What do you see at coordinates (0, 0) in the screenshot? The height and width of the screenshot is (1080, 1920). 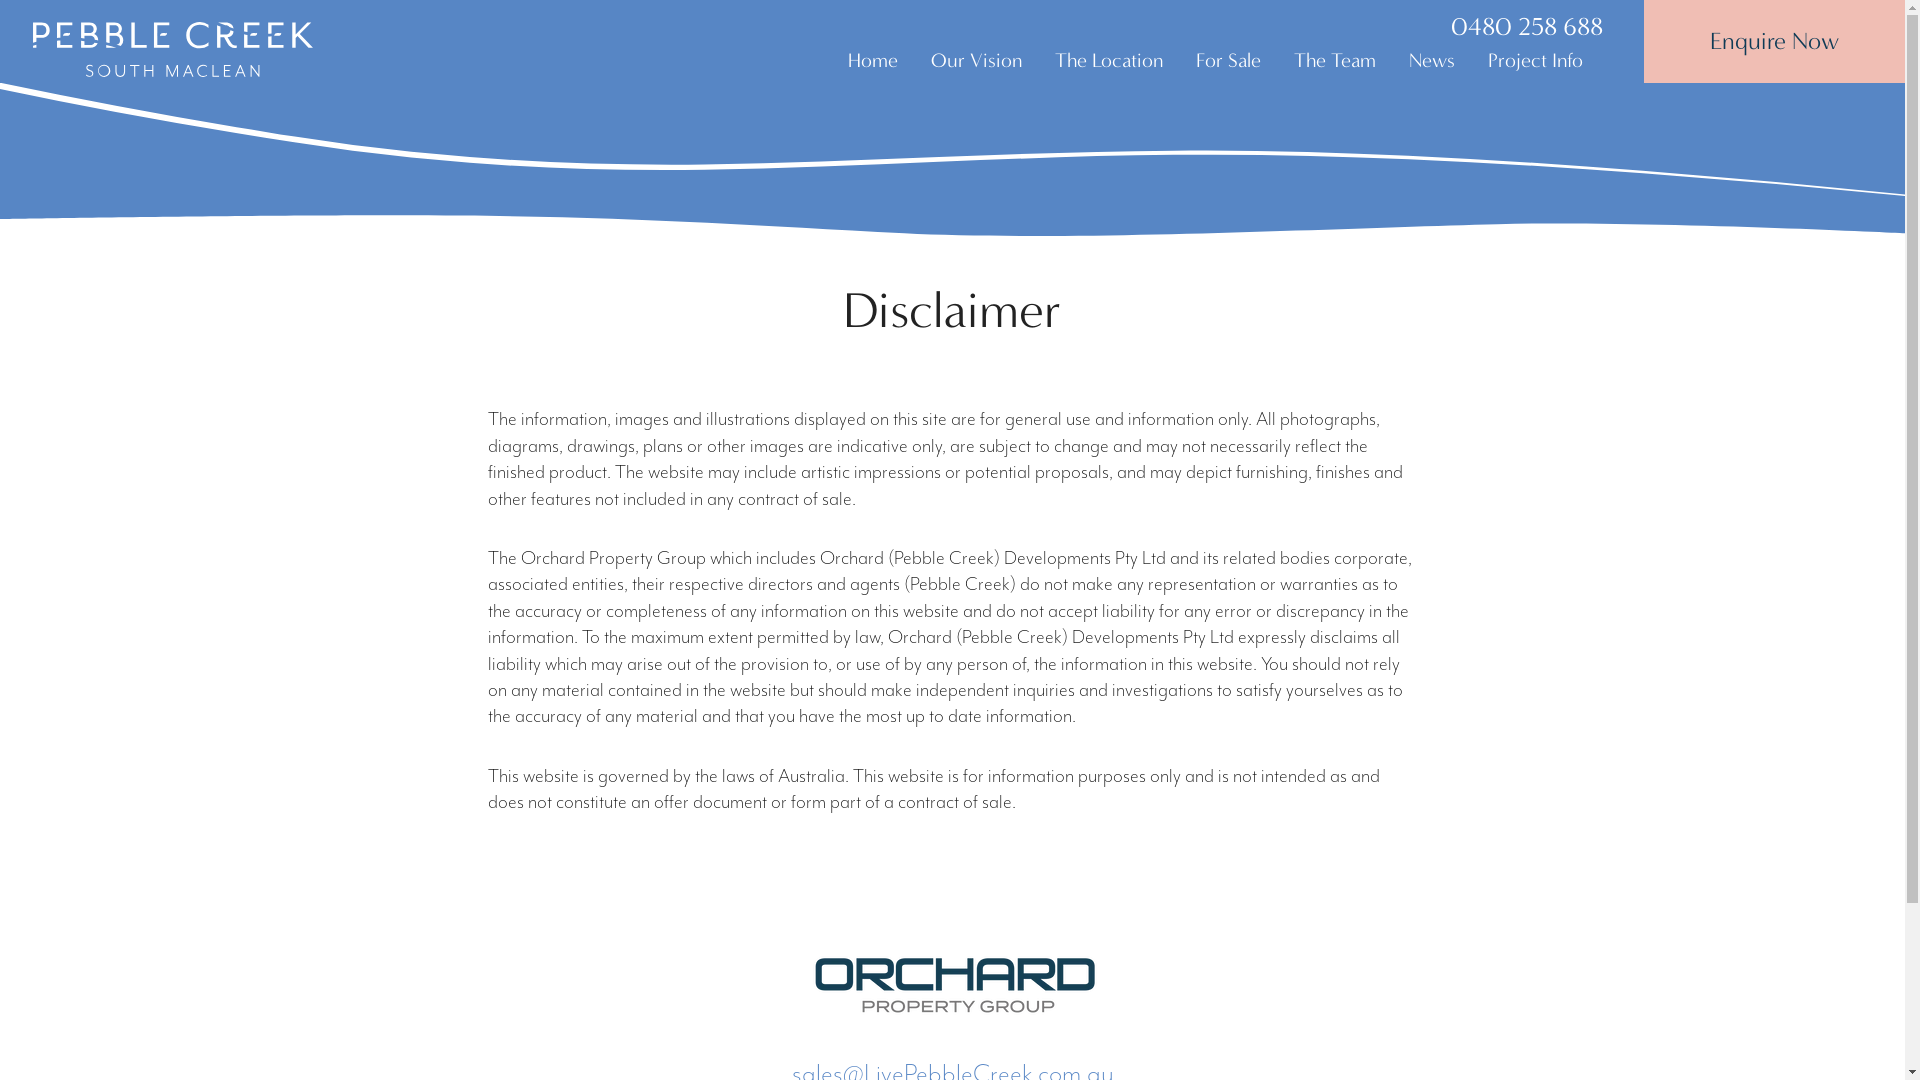 I see `'Skip to primary navigation'` at bounding box center [0, 0].